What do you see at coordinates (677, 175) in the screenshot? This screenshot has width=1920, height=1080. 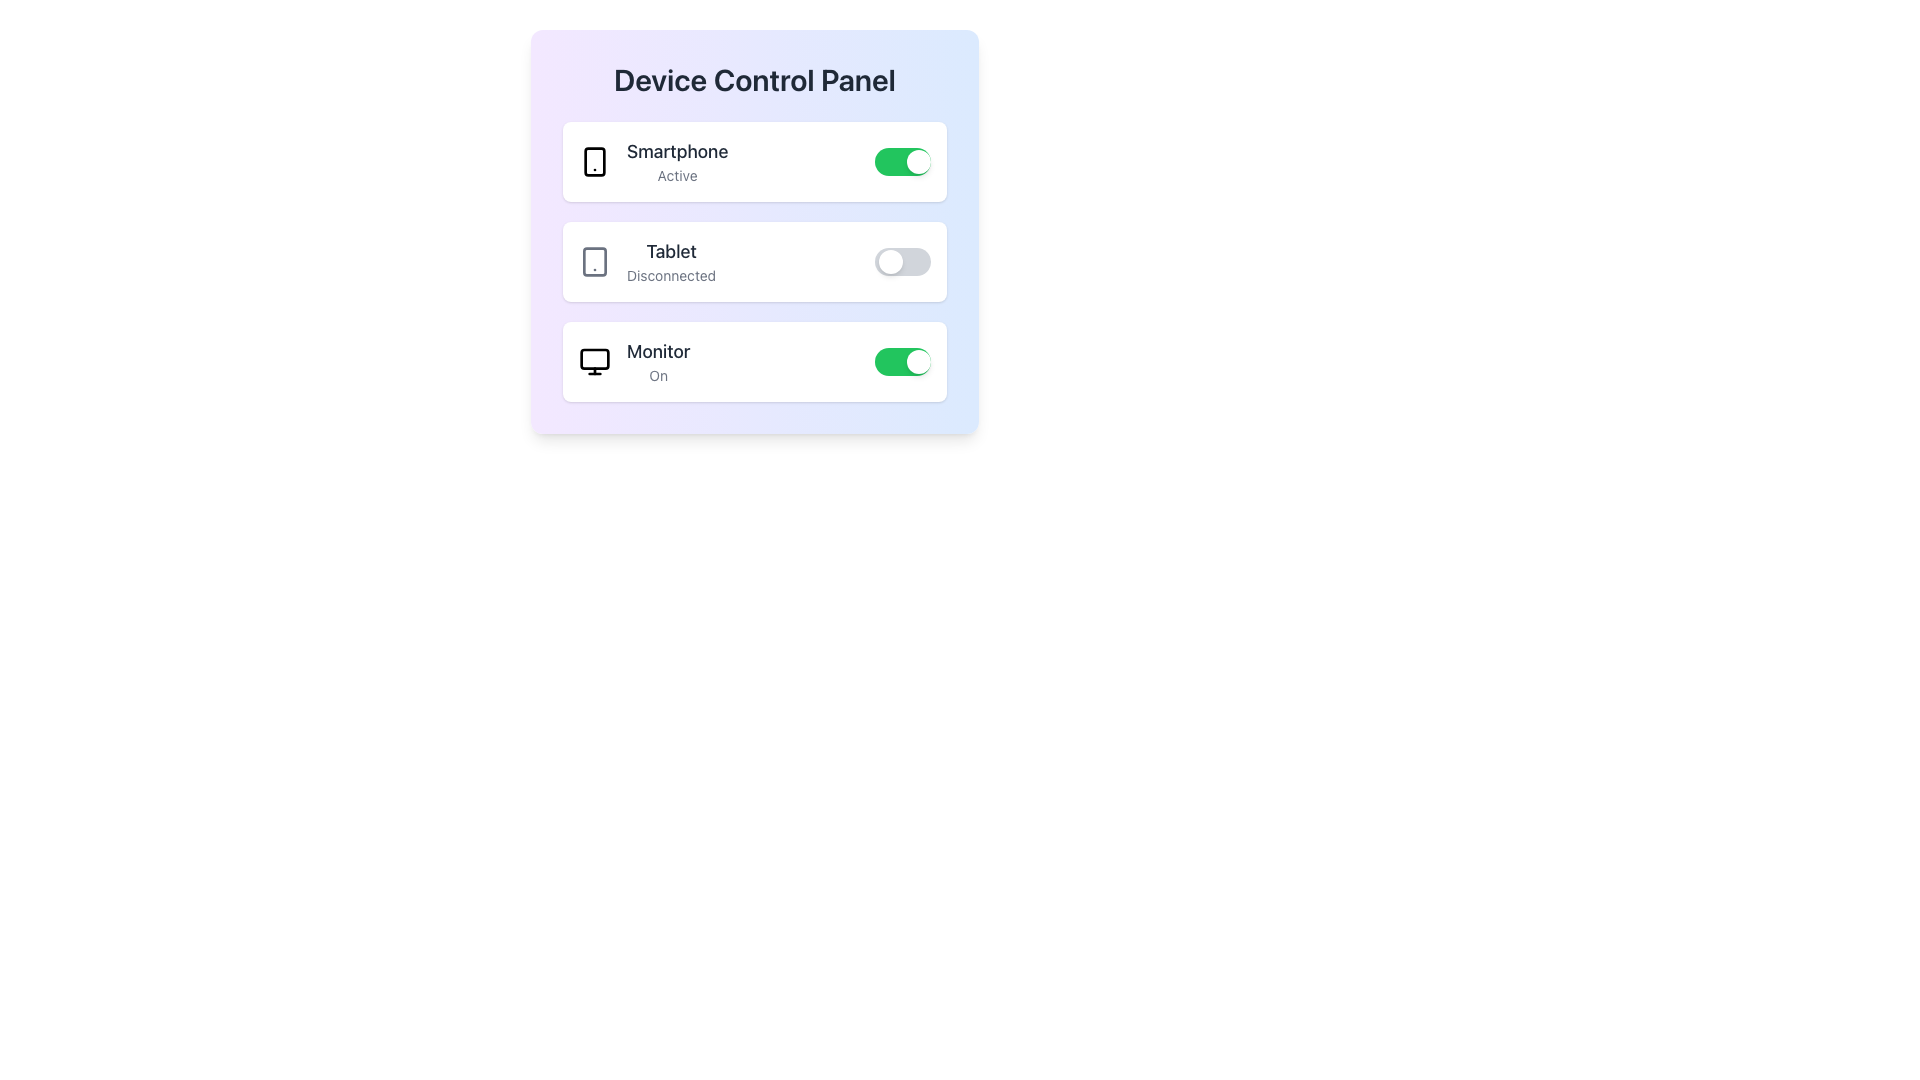 I see `the text label displaying 'Active', which is styled in a small gray font and located beneath the 'Smartphone' label in the 'Device Control Panel'` at bounding box center [677, 175].